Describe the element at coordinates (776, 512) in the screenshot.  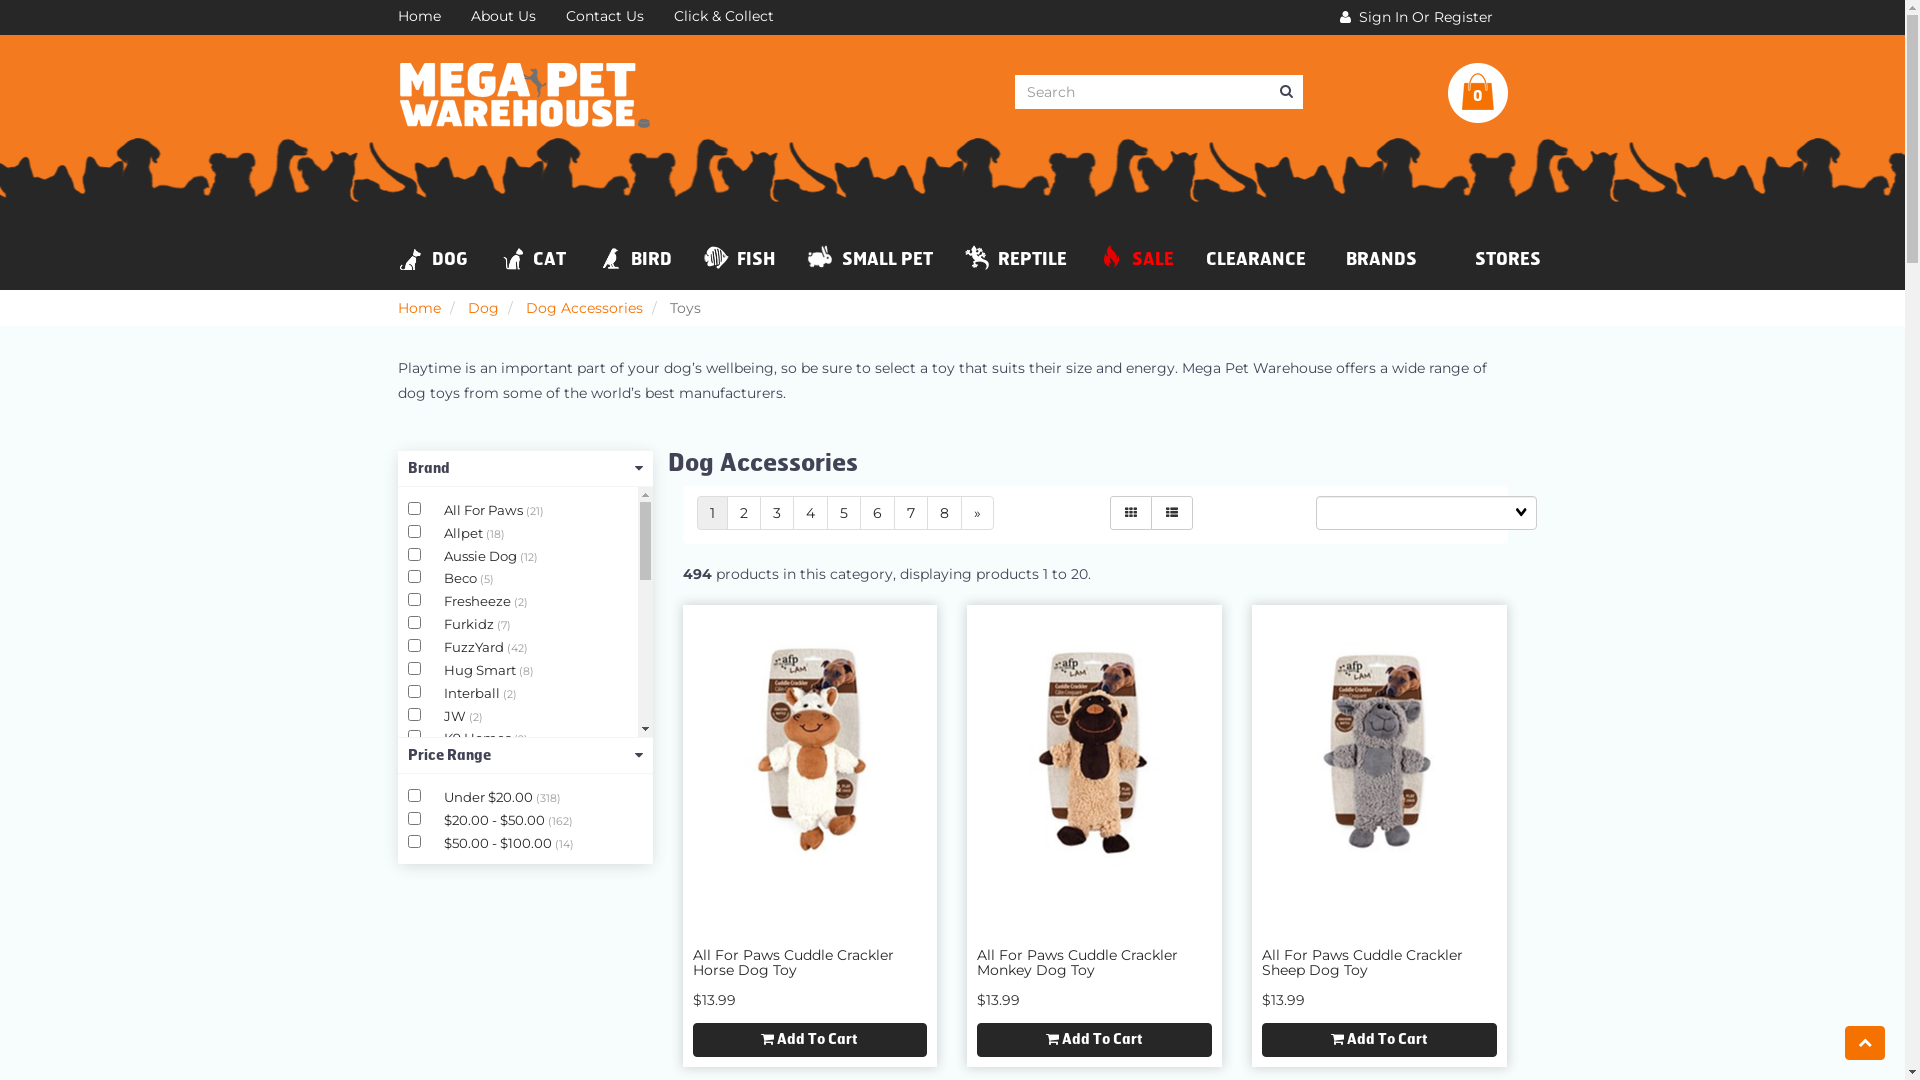
I see `'3'` at that location.